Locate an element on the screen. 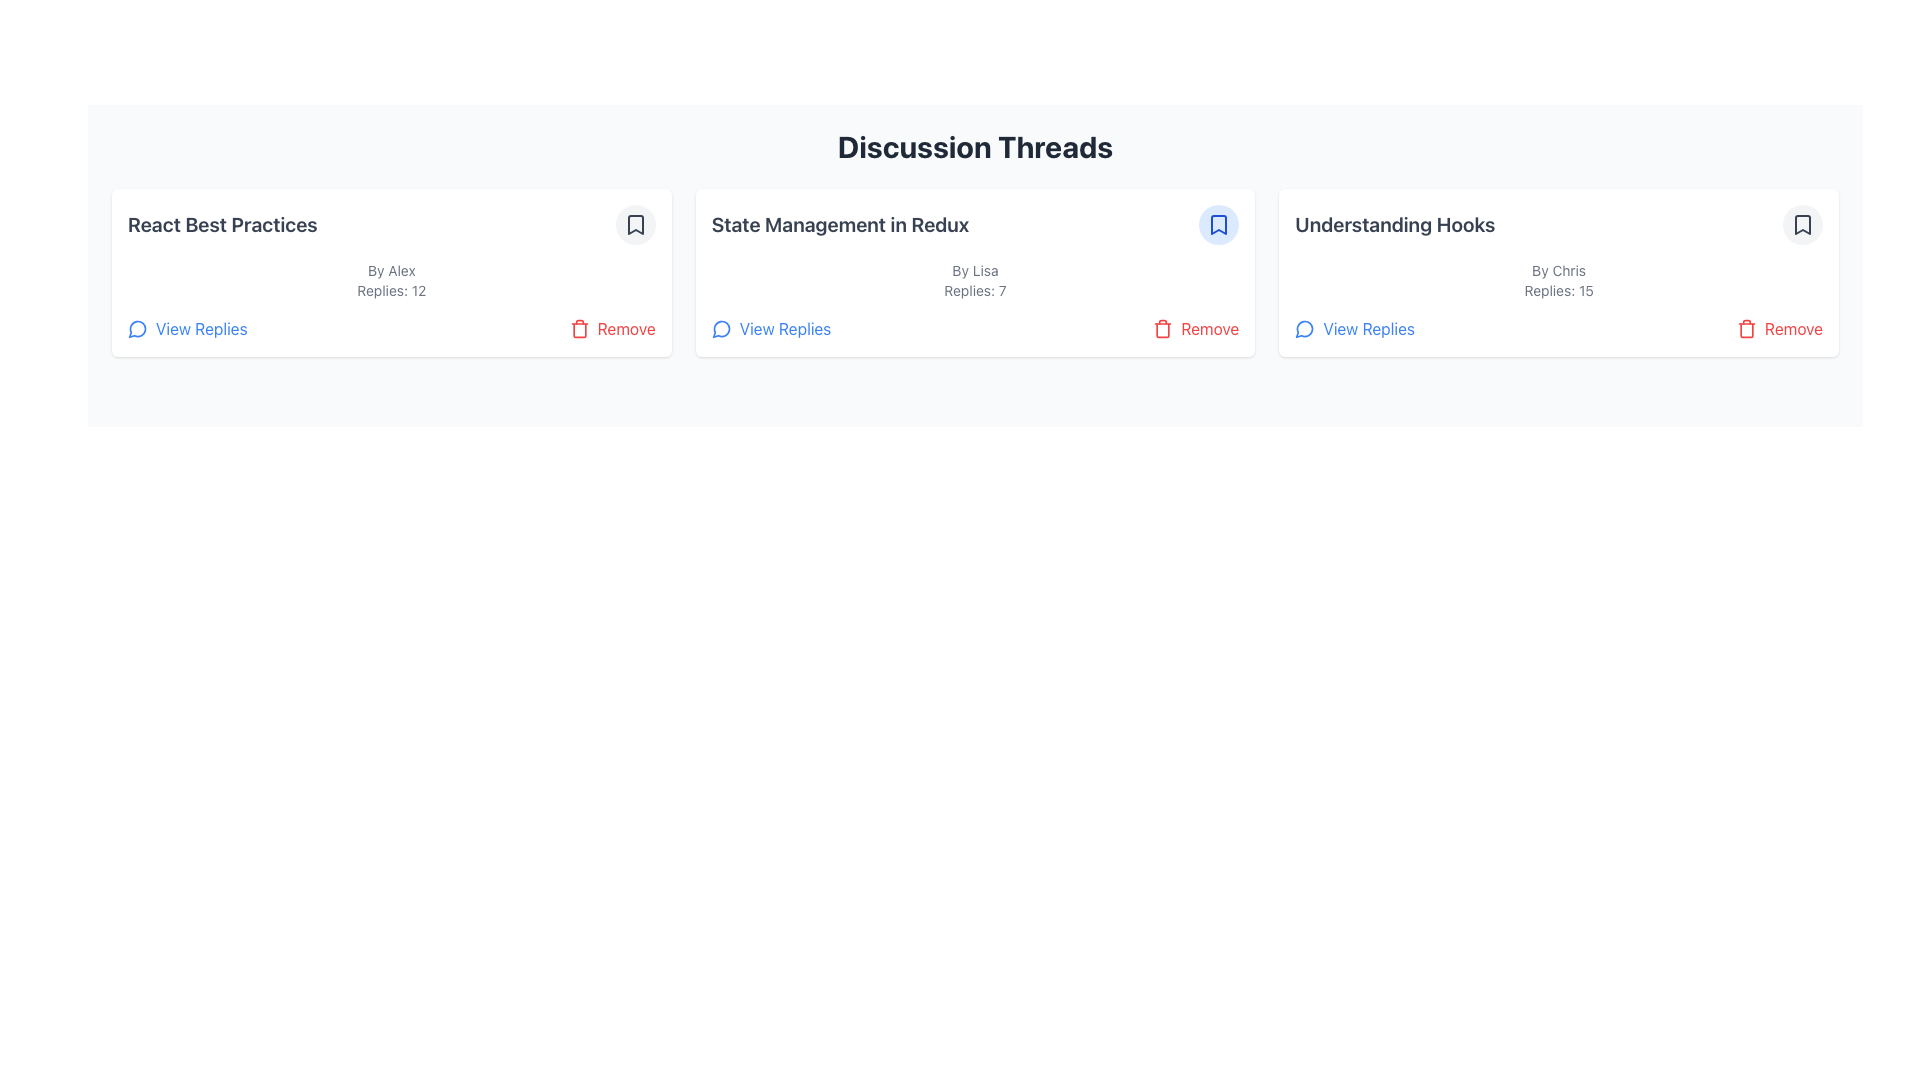 The width and height of the screenshot is (1920, 1080). the appearance of the icon located to the left of the 'View Replies' link in the 'React Best Practices' card section is located at coordinates (137, 327).